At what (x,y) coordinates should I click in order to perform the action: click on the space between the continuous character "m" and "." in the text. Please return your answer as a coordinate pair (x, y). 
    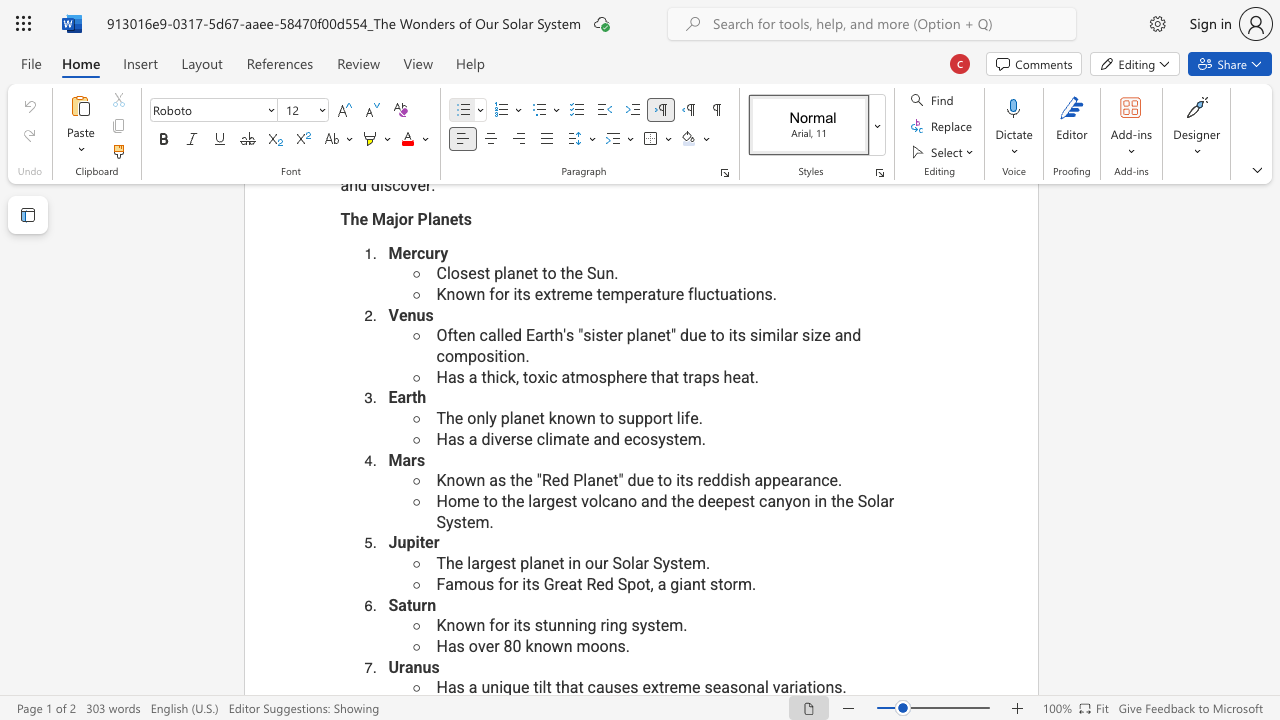
    Looking at the image, I should click on (703, 563).